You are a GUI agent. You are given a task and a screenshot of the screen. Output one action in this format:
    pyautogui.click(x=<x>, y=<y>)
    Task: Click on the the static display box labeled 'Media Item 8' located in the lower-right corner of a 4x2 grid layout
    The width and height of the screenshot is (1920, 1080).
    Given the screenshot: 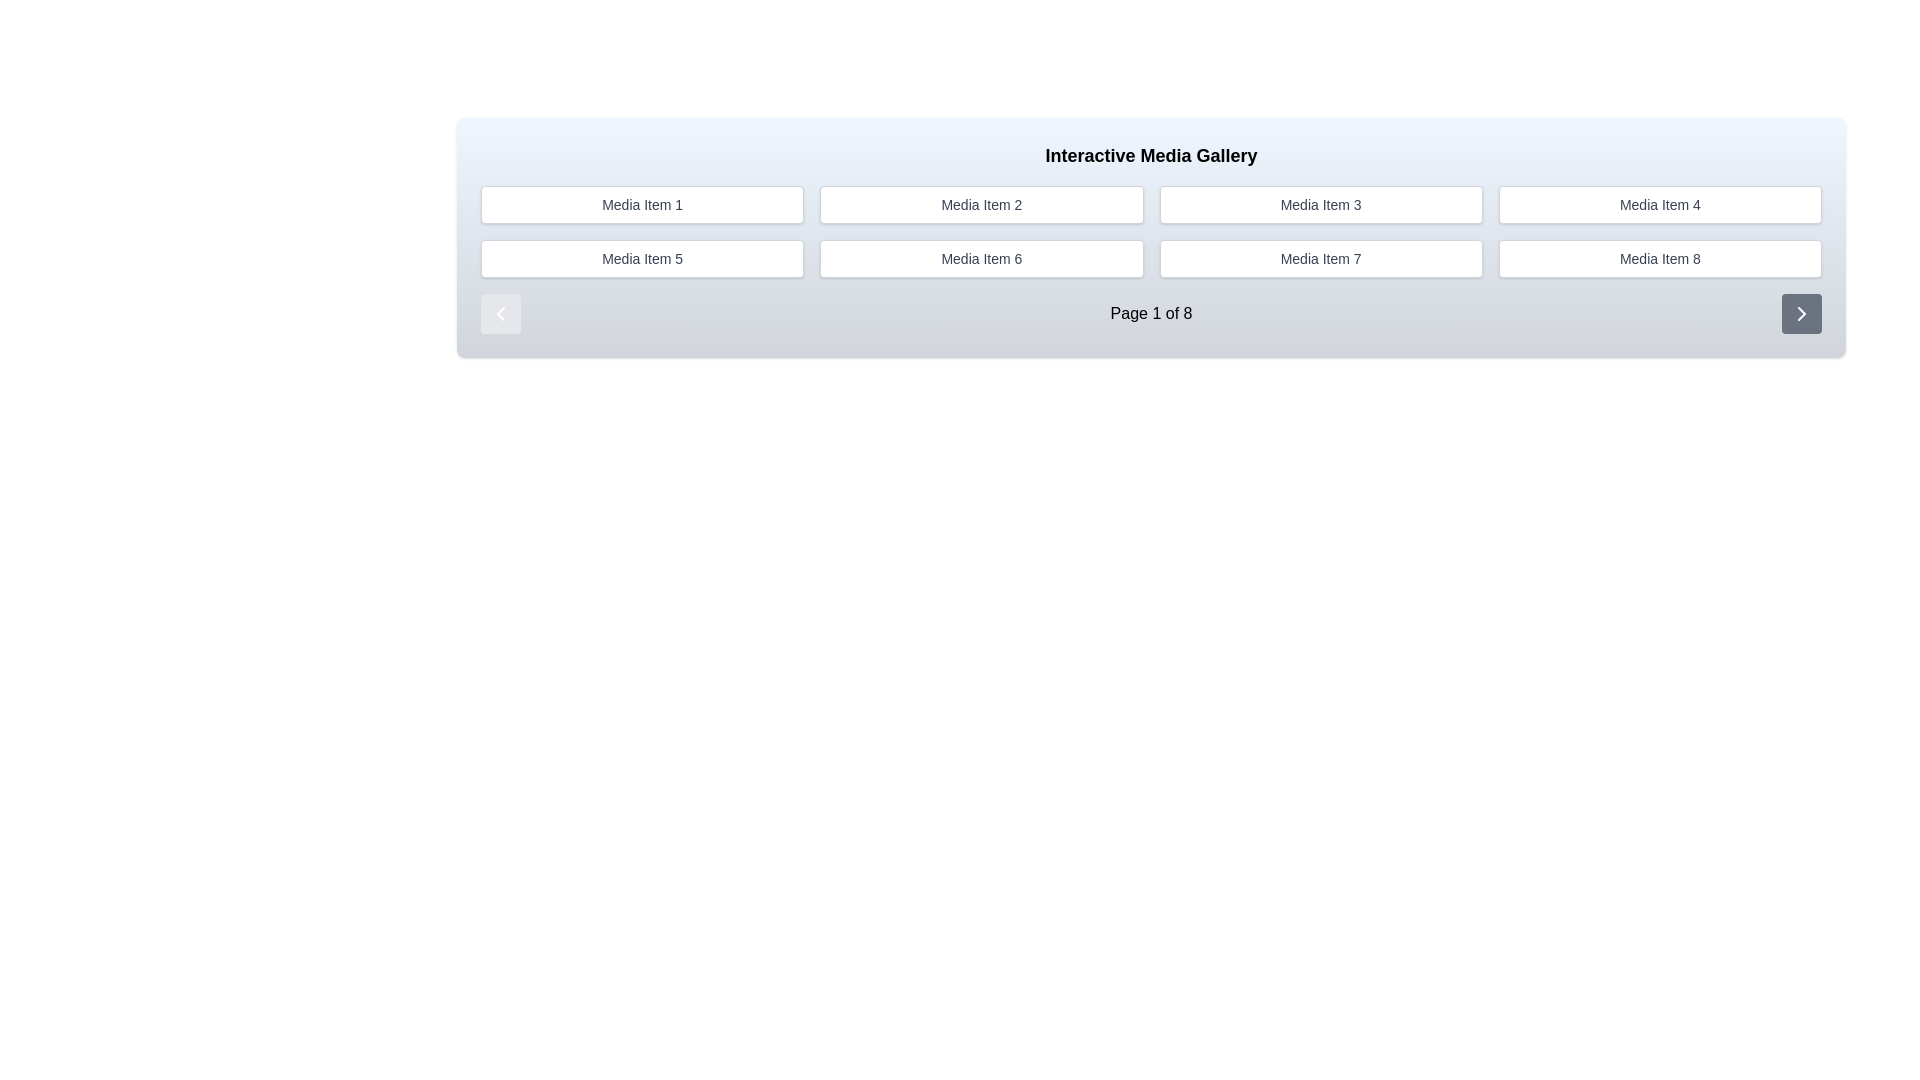 What is the action you would take?
    pyautogui.click(x=1660, y=257)
    